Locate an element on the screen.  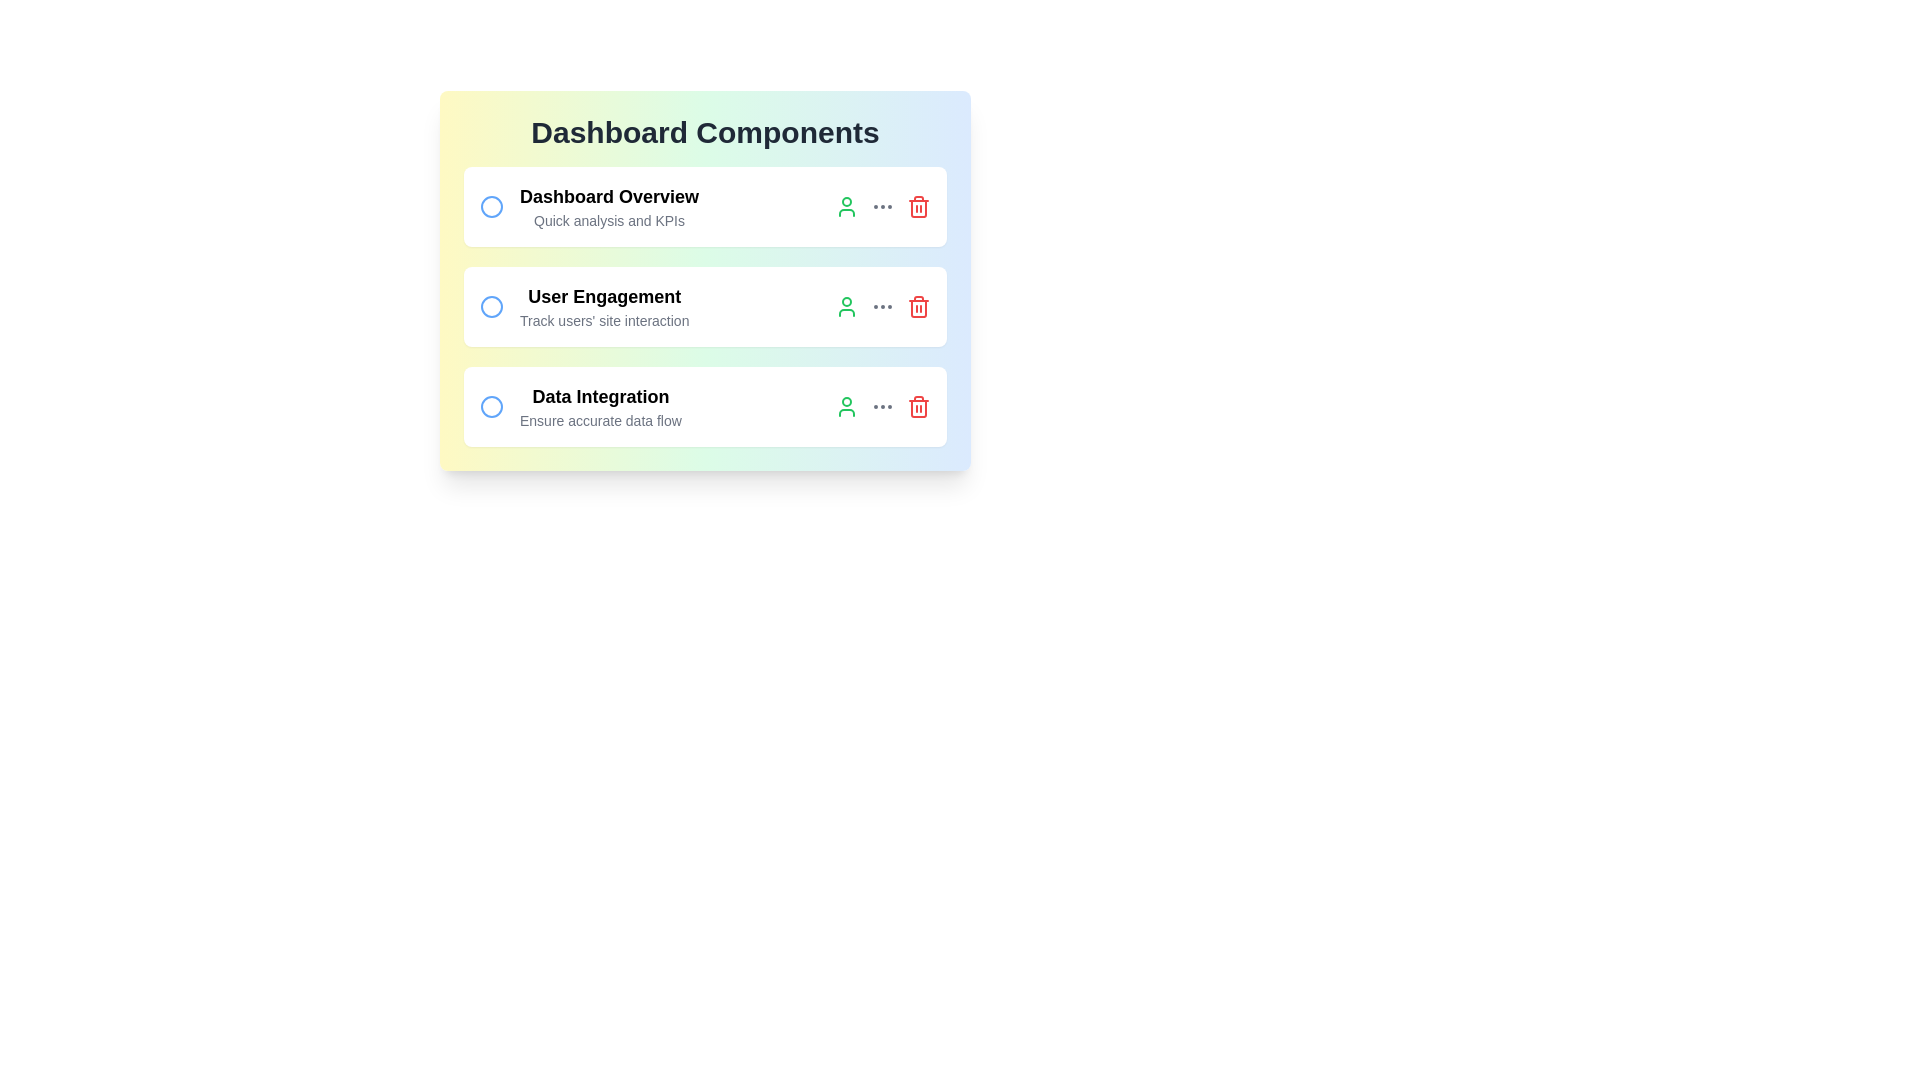
the three dots button for task 2 is located at coordinates (882, 307).